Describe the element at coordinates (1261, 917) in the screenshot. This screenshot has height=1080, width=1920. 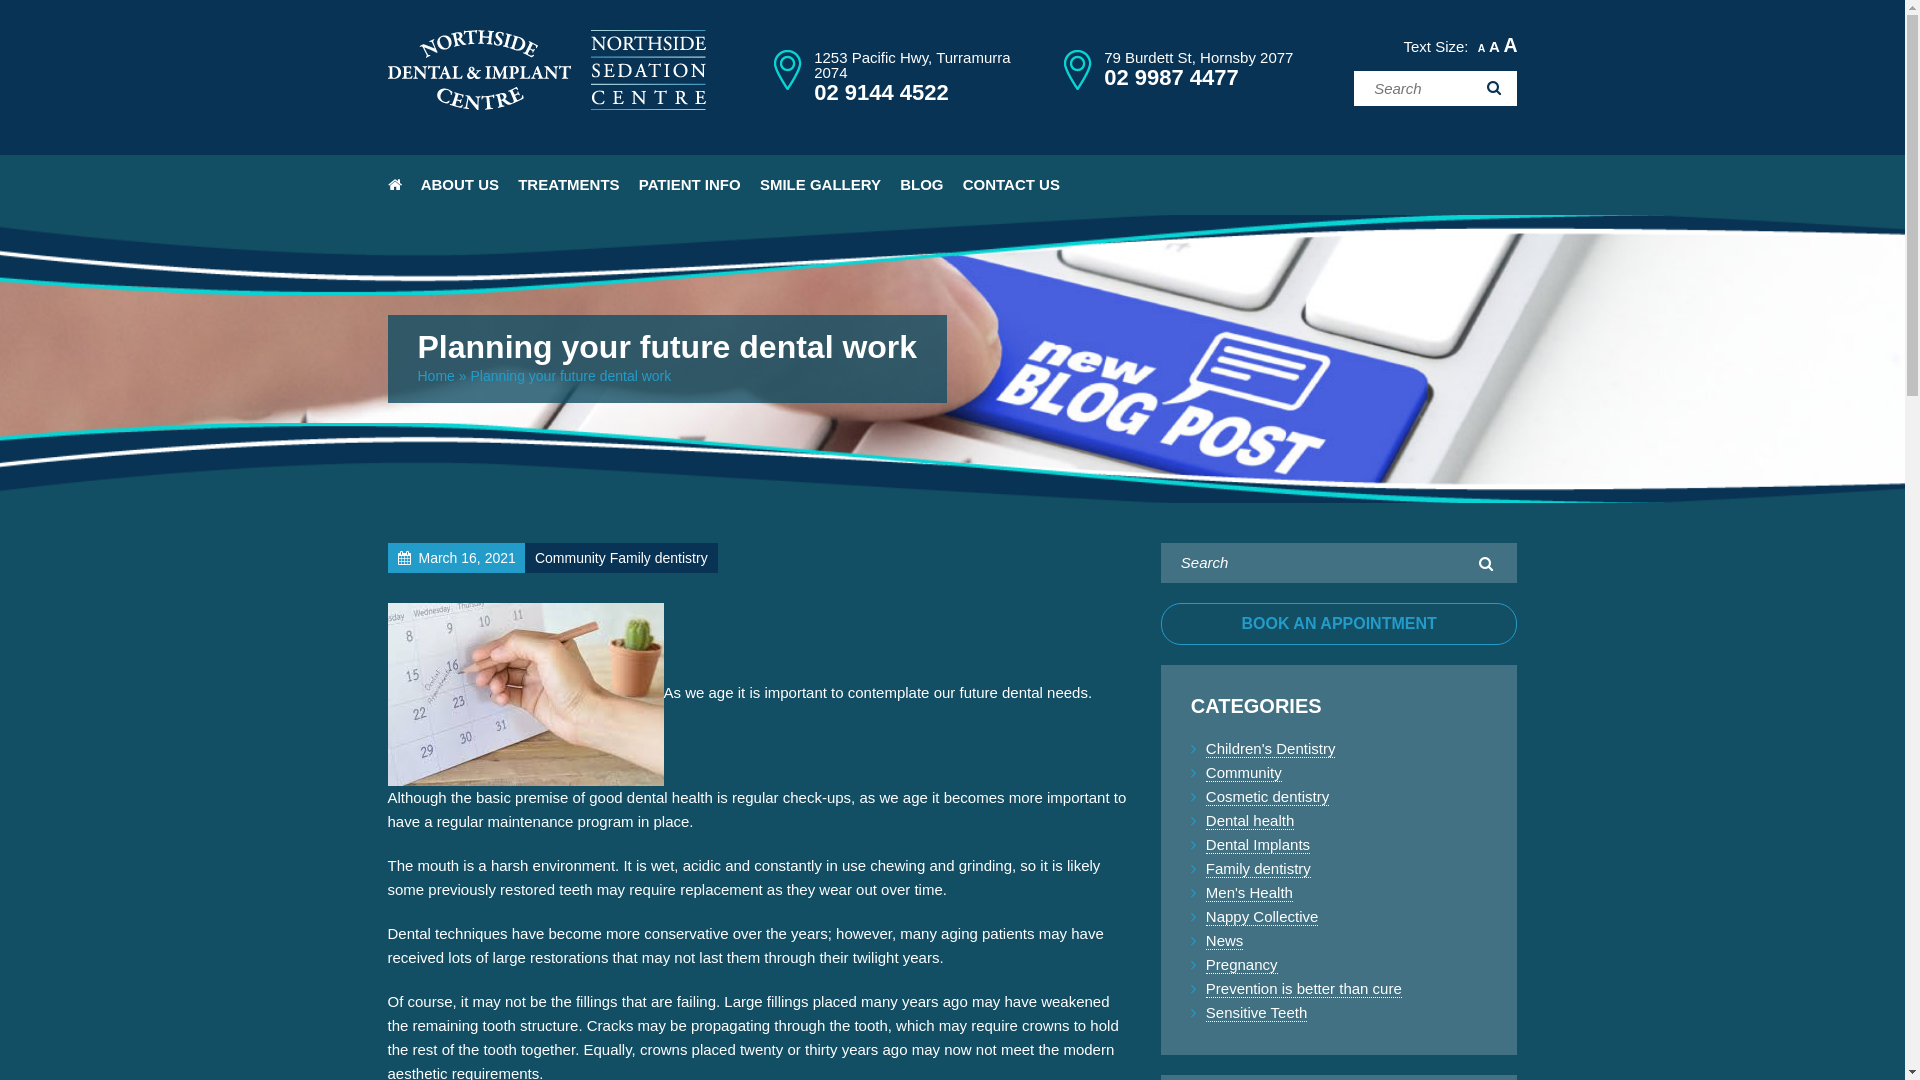
I see `'Nappy Collective'` at that location.